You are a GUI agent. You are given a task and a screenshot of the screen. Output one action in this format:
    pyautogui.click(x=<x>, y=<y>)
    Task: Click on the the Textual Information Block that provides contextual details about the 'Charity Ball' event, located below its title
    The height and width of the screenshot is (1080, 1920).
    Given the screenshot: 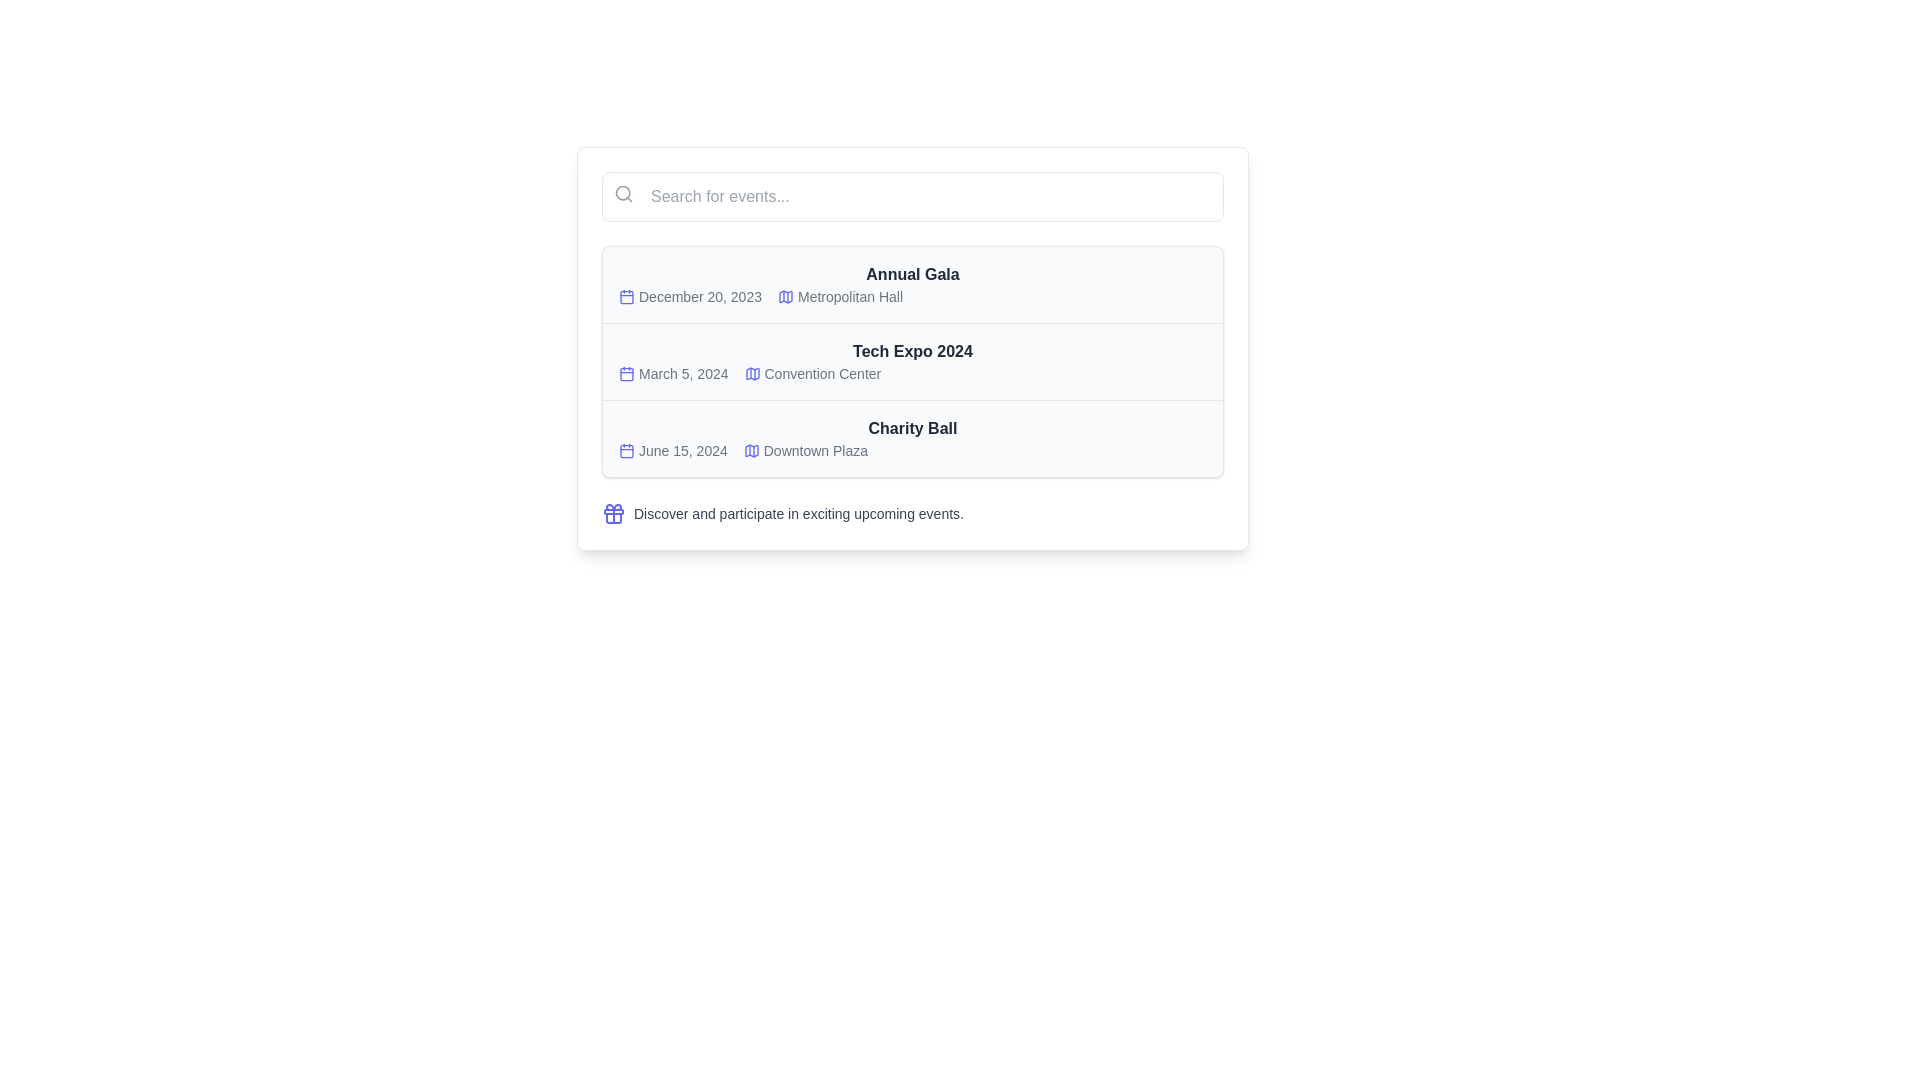 What is the action you would take?
    pyautogui.click(x=911, y=451)
    